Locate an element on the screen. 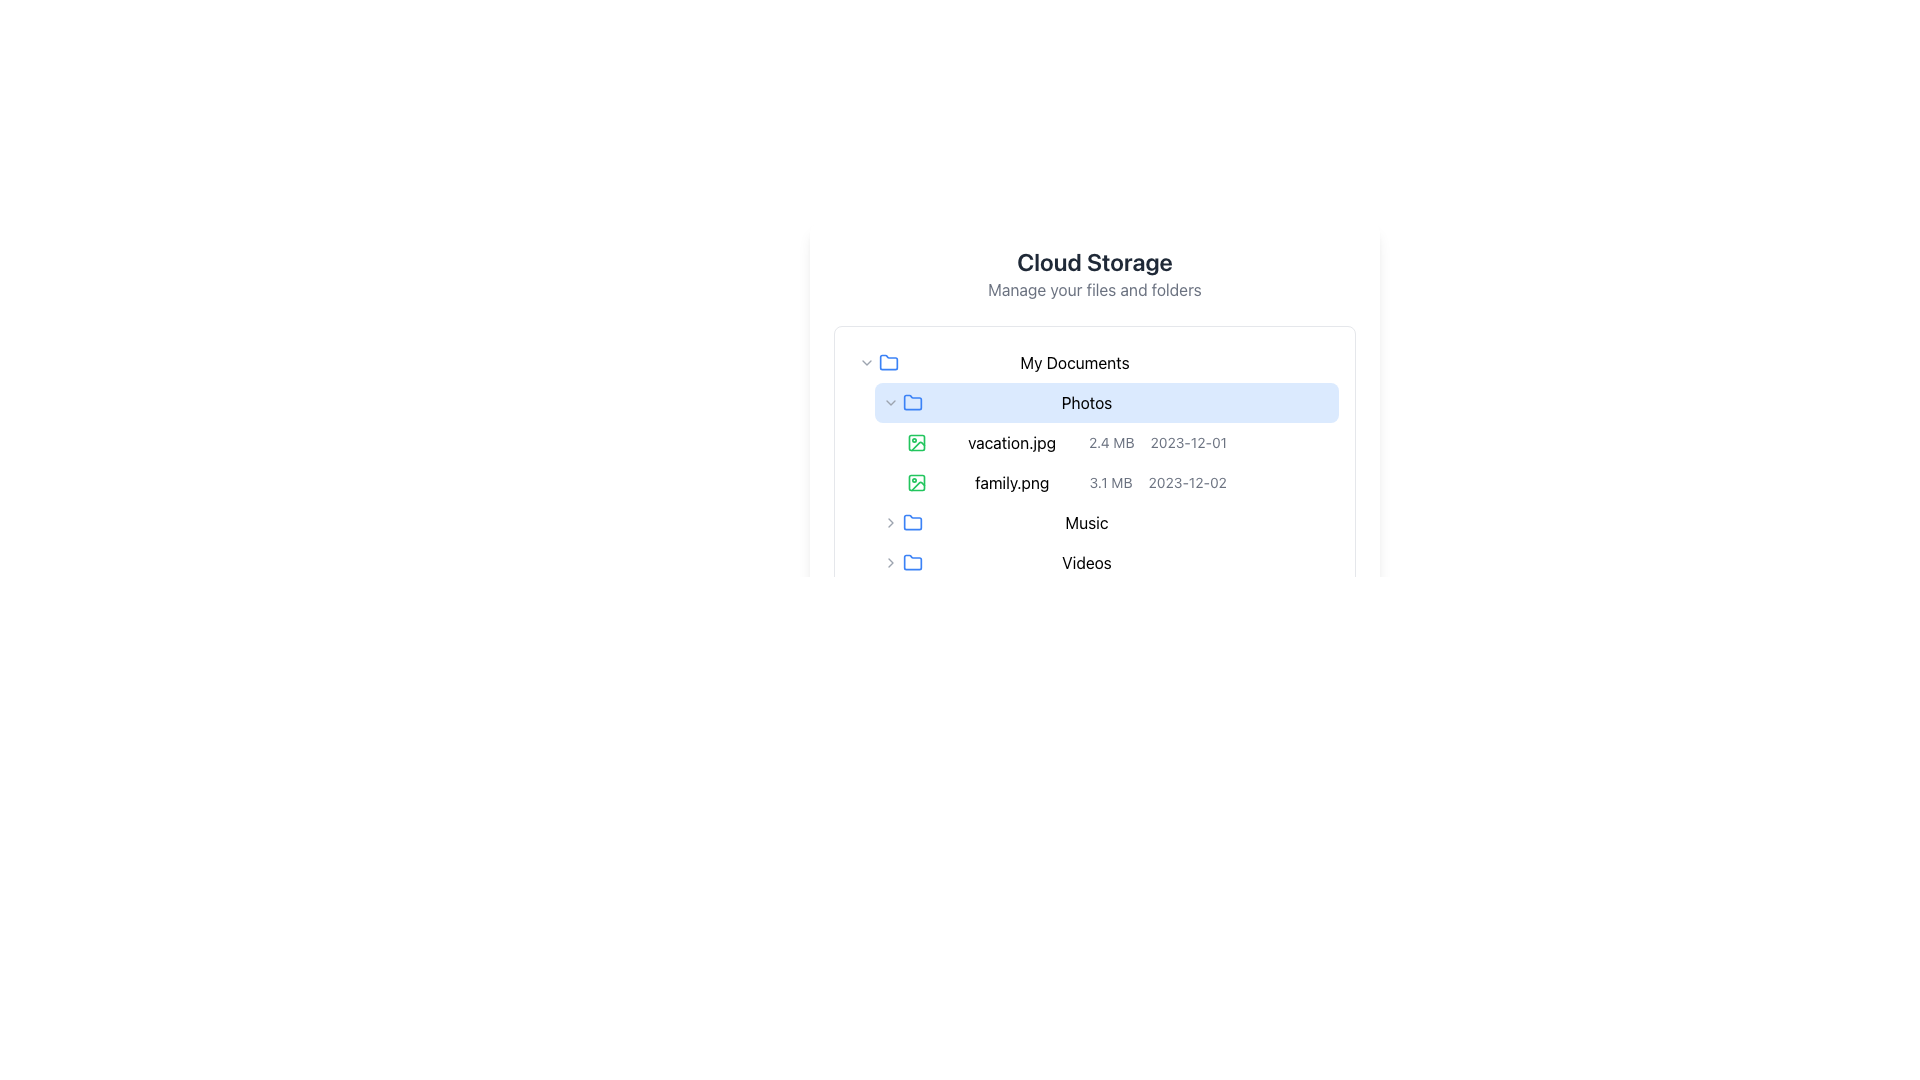  the 'Photos' folder icon located is located at coordinates (911, 401).